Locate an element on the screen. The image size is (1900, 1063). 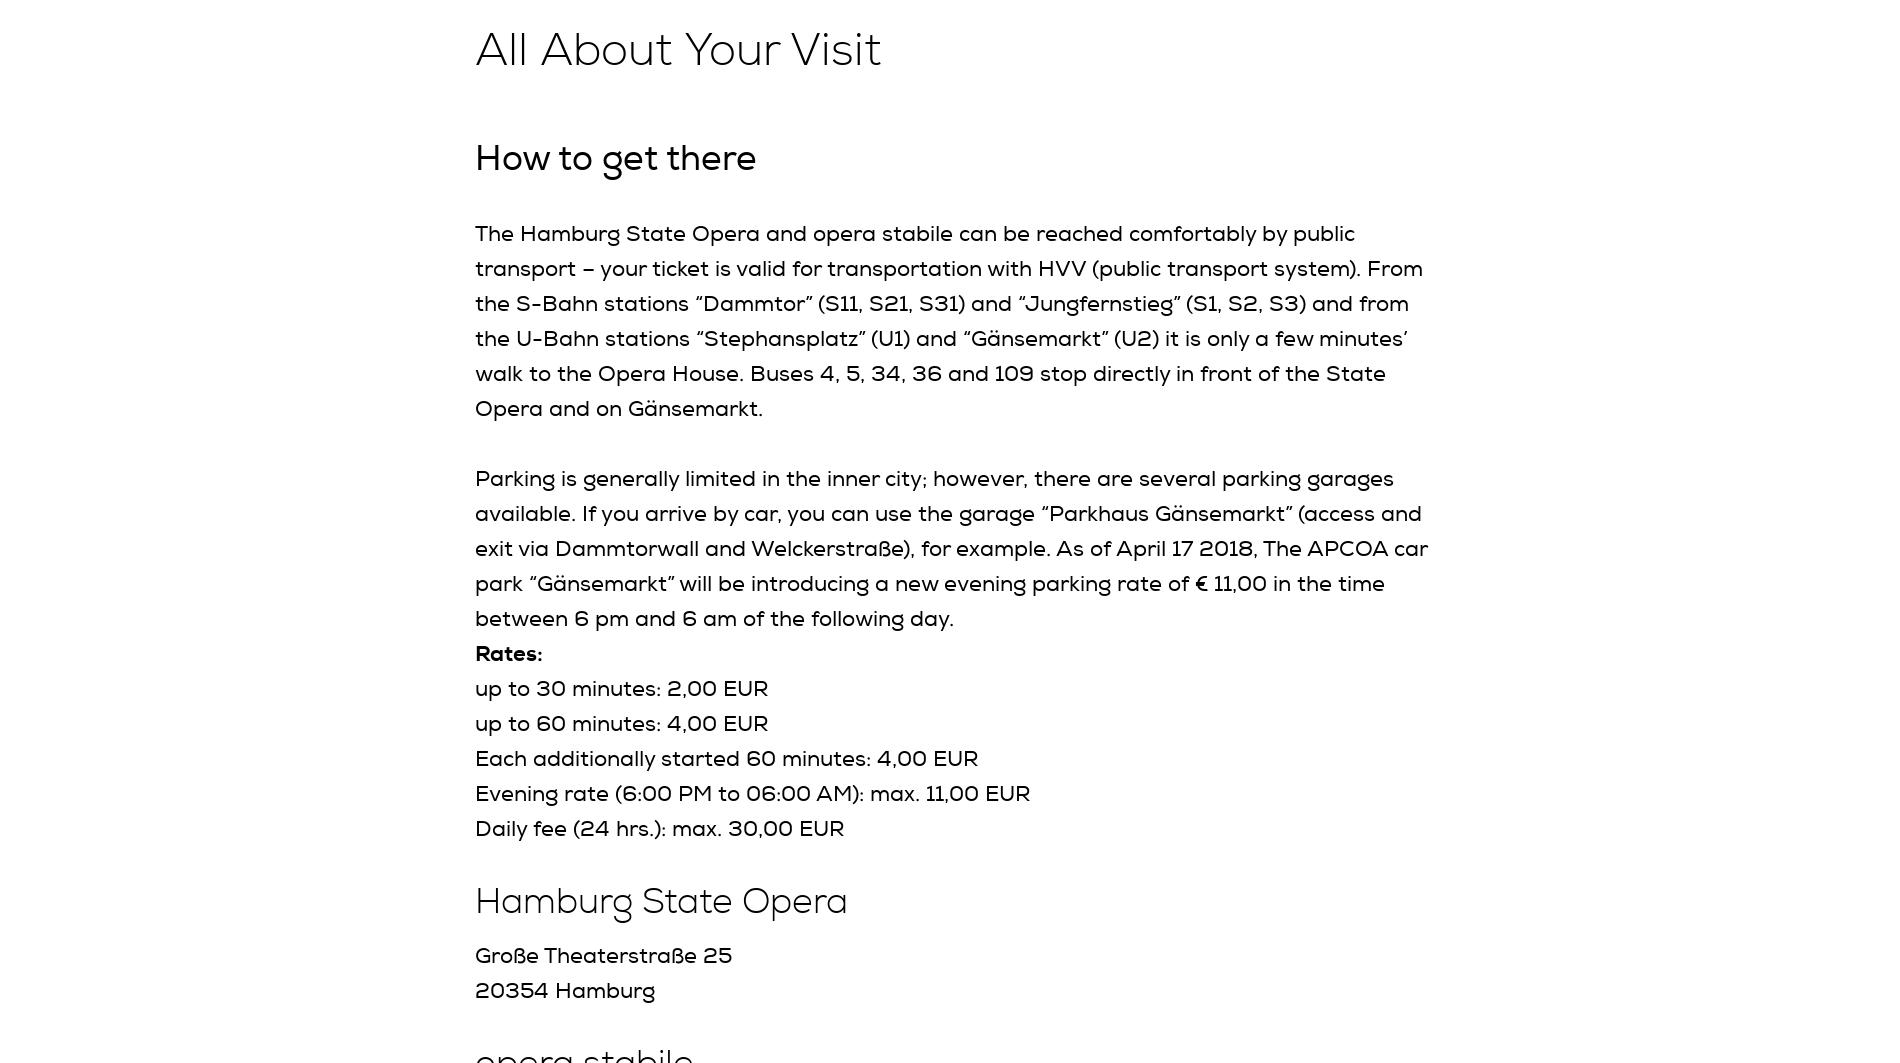
'Große Theaterstraße 25' is located at coordinates (603, 954).